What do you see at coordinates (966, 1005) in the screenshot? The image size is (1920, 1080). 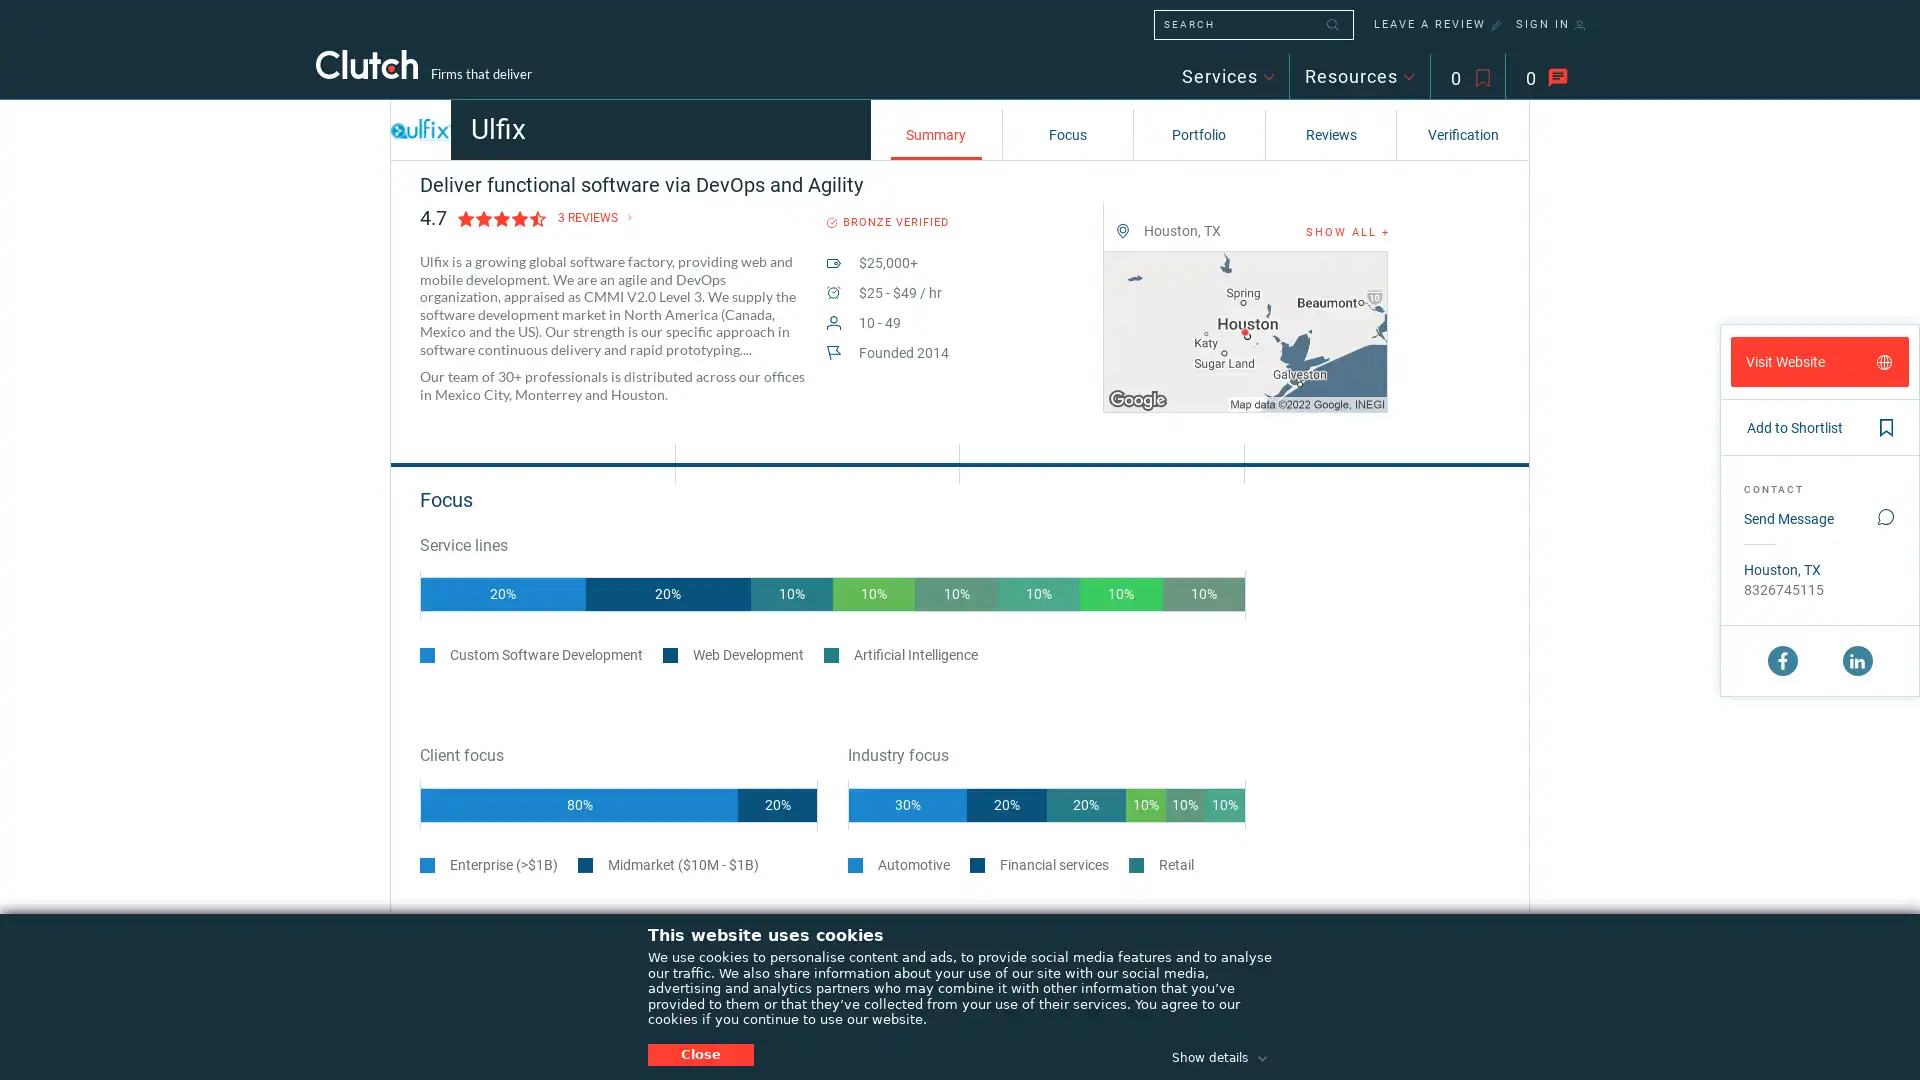 I see `20%` at bounding box center [966, 1005].